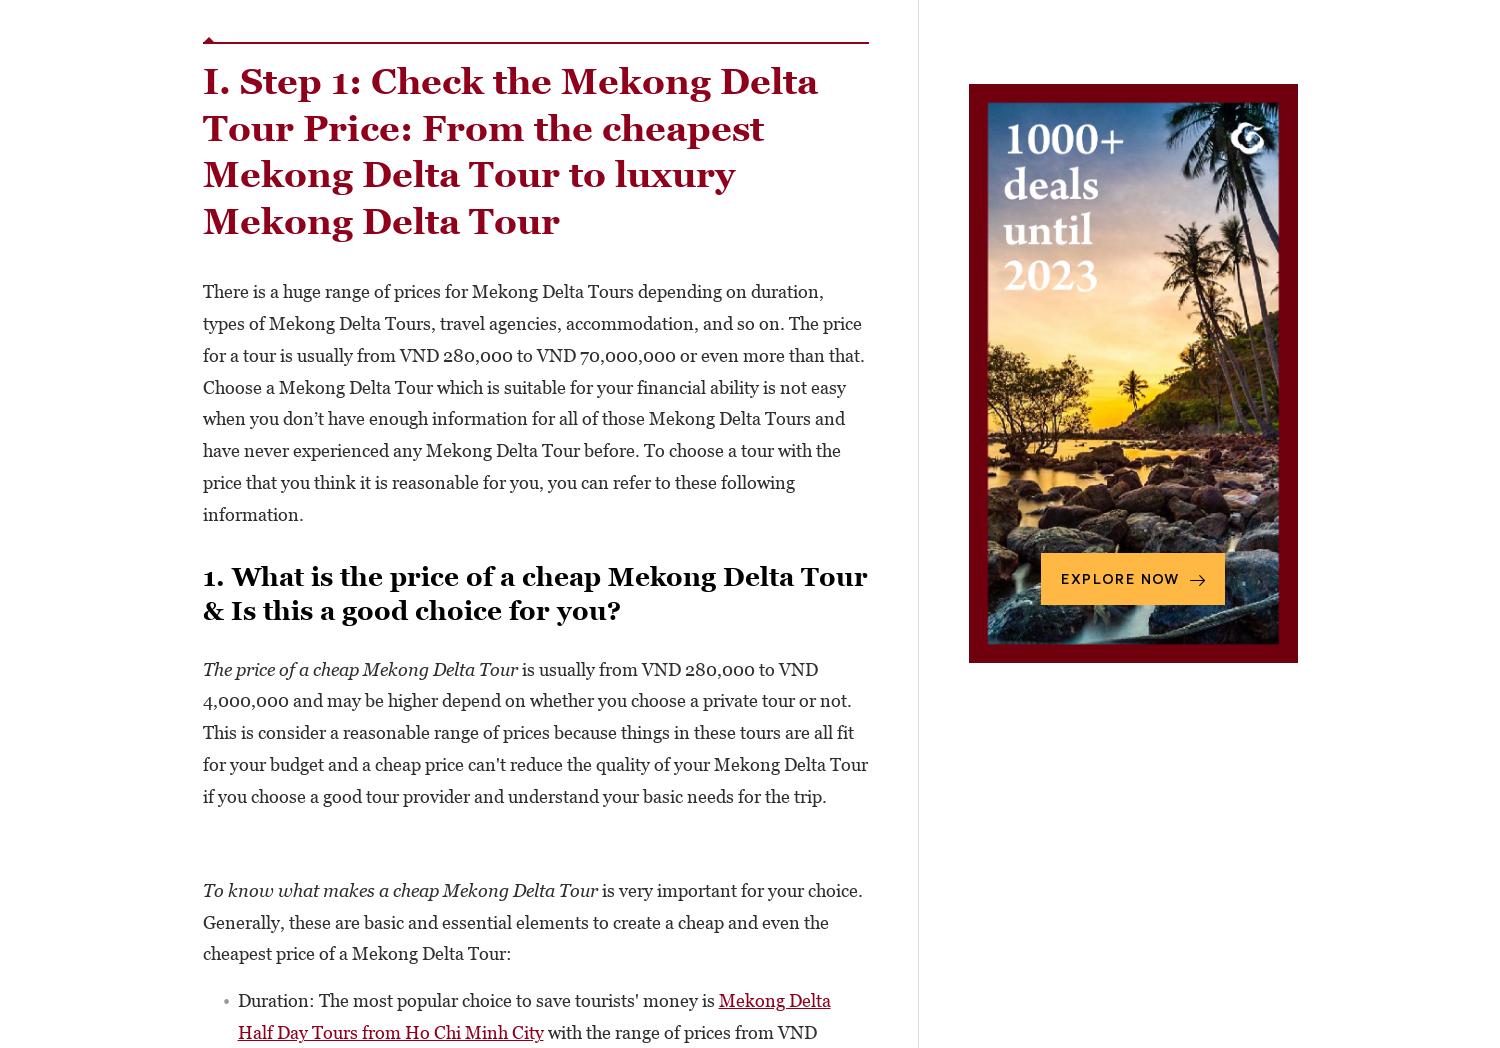 The width and height of the screenshot is (1500, 1048). Describe the element at coordinates (533, 1016) in the screenshot. I see `'Mekong Delta Half Day Tours from Ho Chi Minh City'` at that location.